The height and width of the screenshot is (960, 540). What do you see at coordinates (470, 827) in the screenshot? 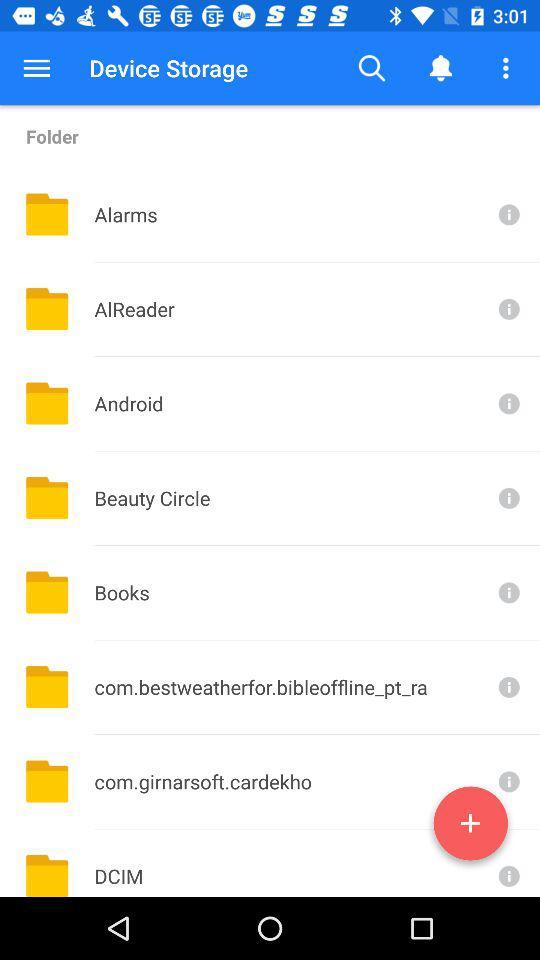
I see `new folder` at bounding box center [470, 827].